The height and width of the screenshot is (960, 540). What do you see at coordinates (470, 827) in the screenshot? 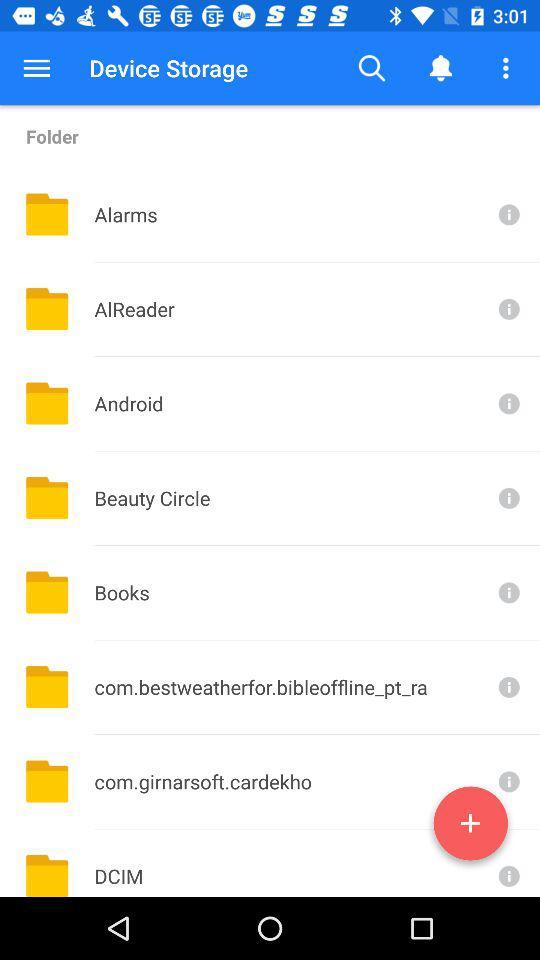
I see `new folder` at bounding box center [470, 827].